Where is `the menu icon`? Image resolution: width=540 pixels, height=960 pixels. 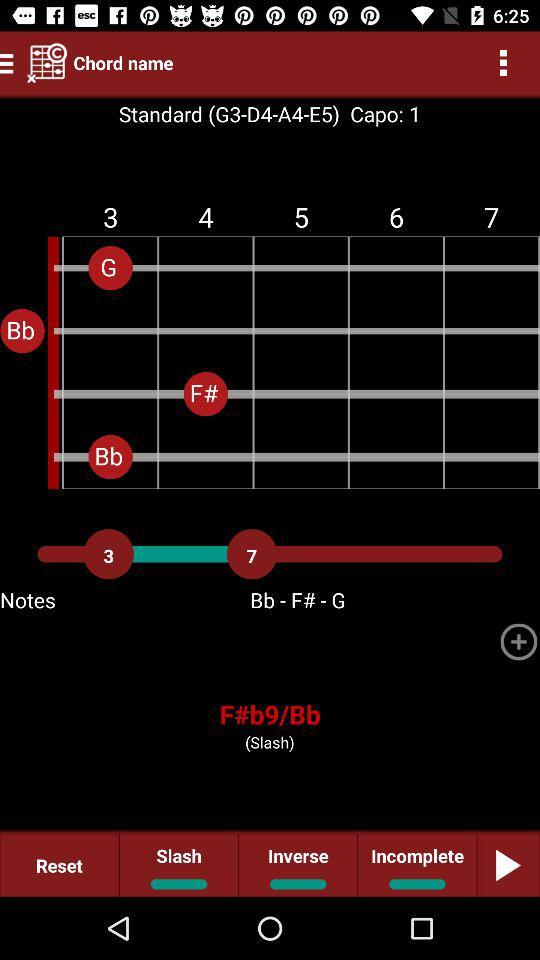 the menu icon is located at coordinates (9, 62).